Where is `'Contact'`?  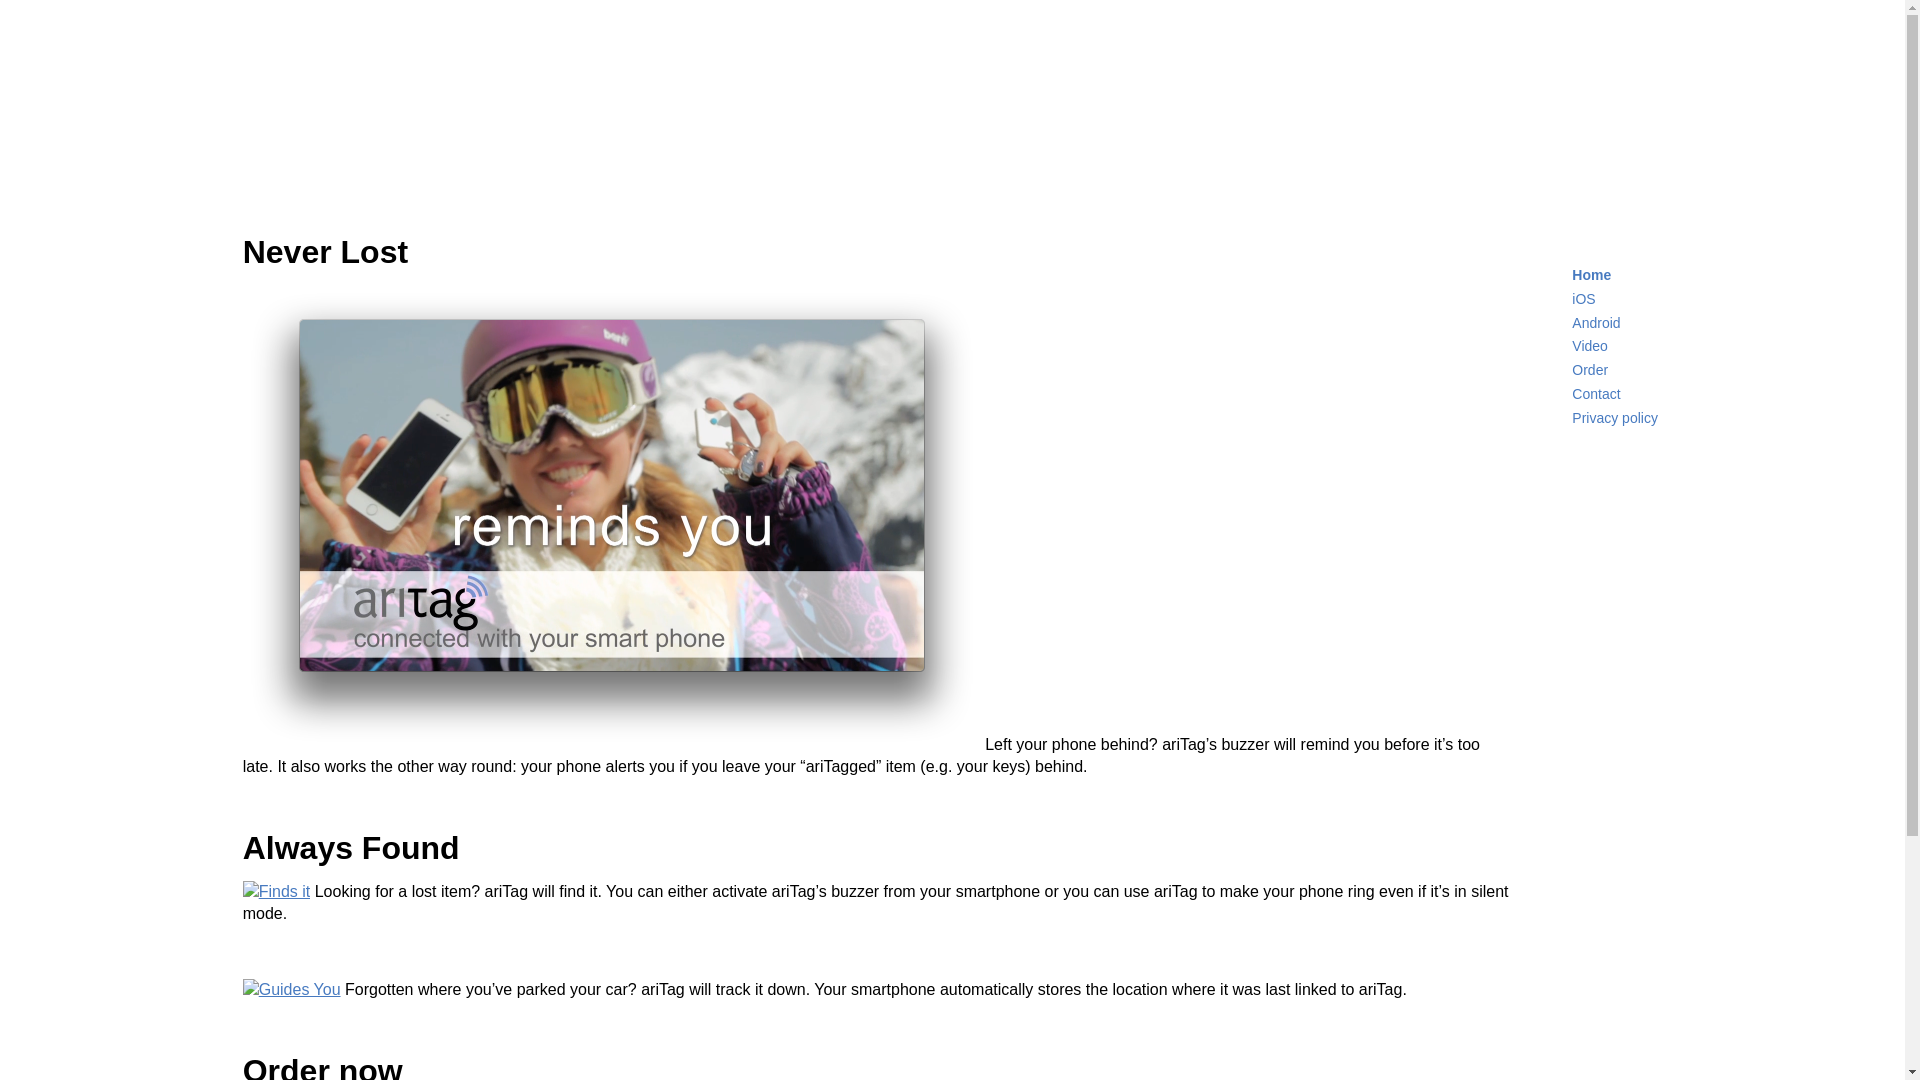 'Contact' is located at coordinates (1595, 393).